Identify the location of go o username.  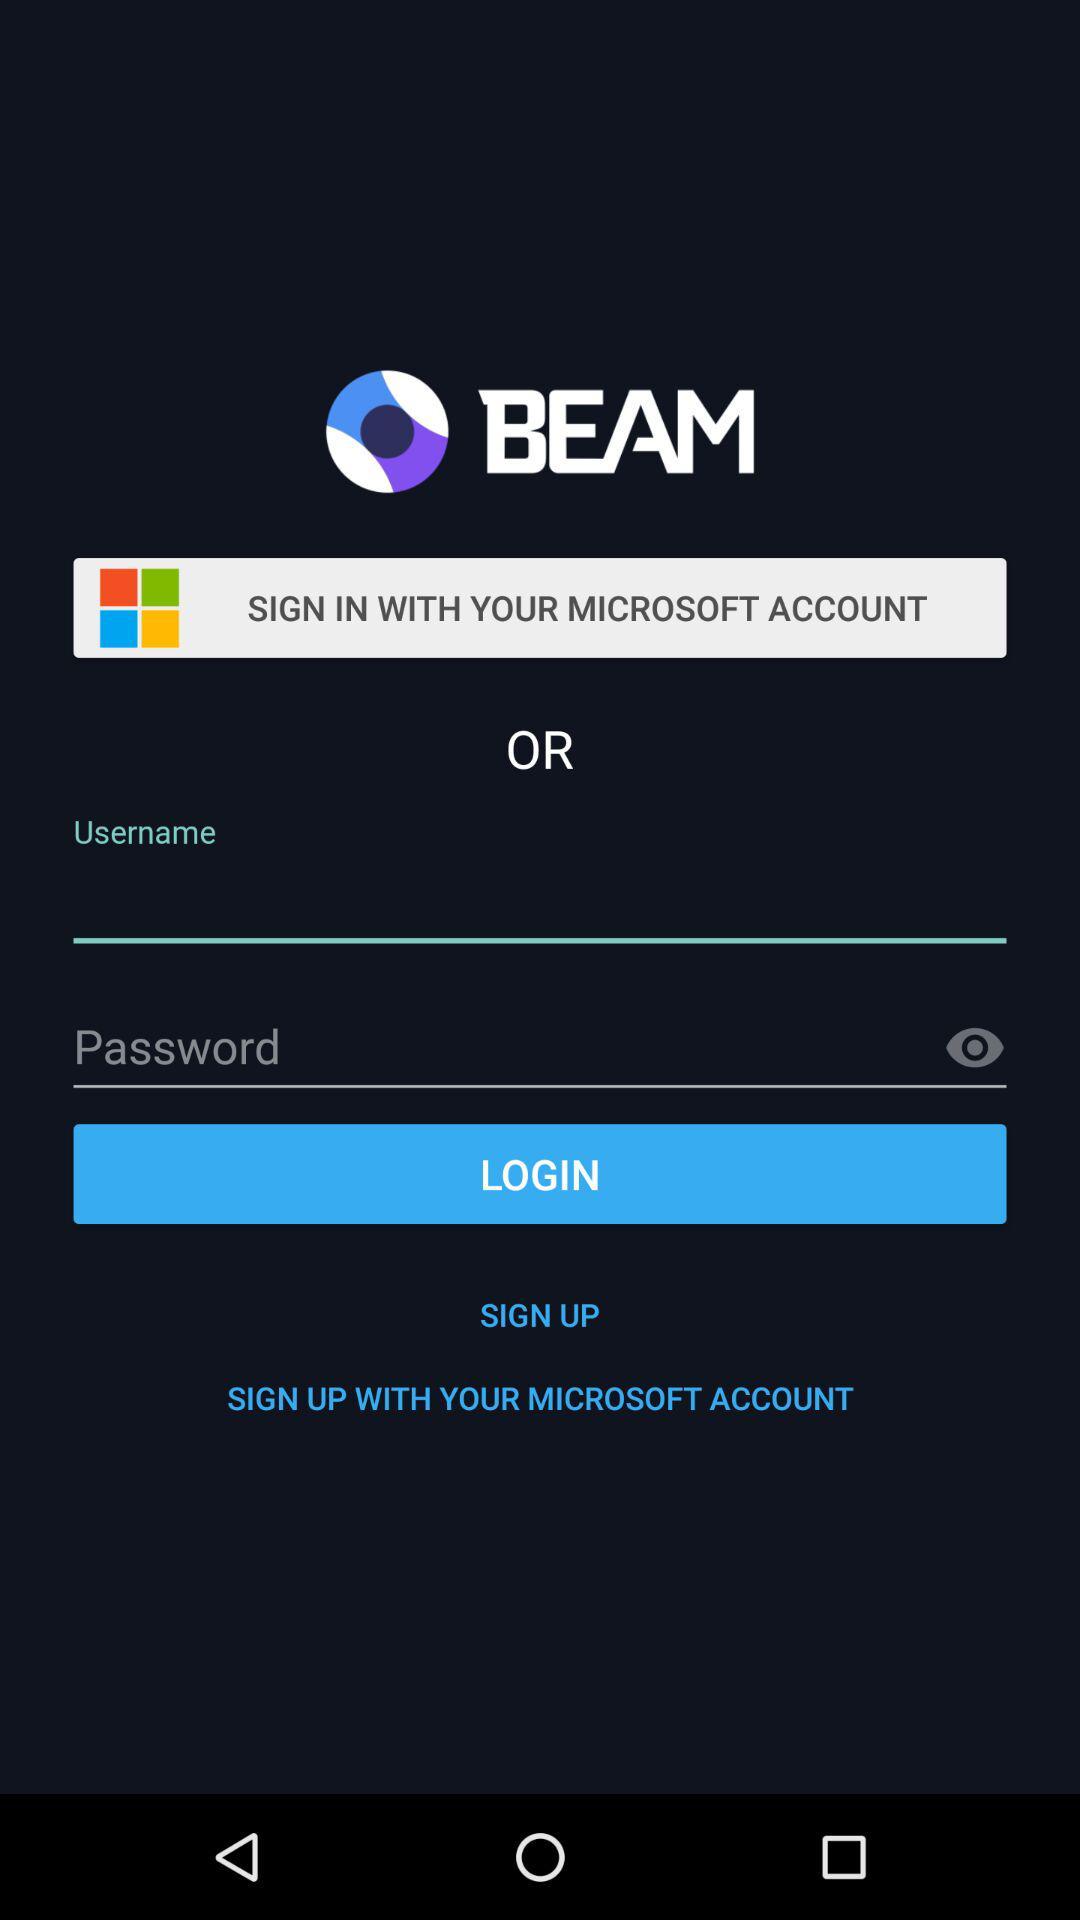
(540, 901).